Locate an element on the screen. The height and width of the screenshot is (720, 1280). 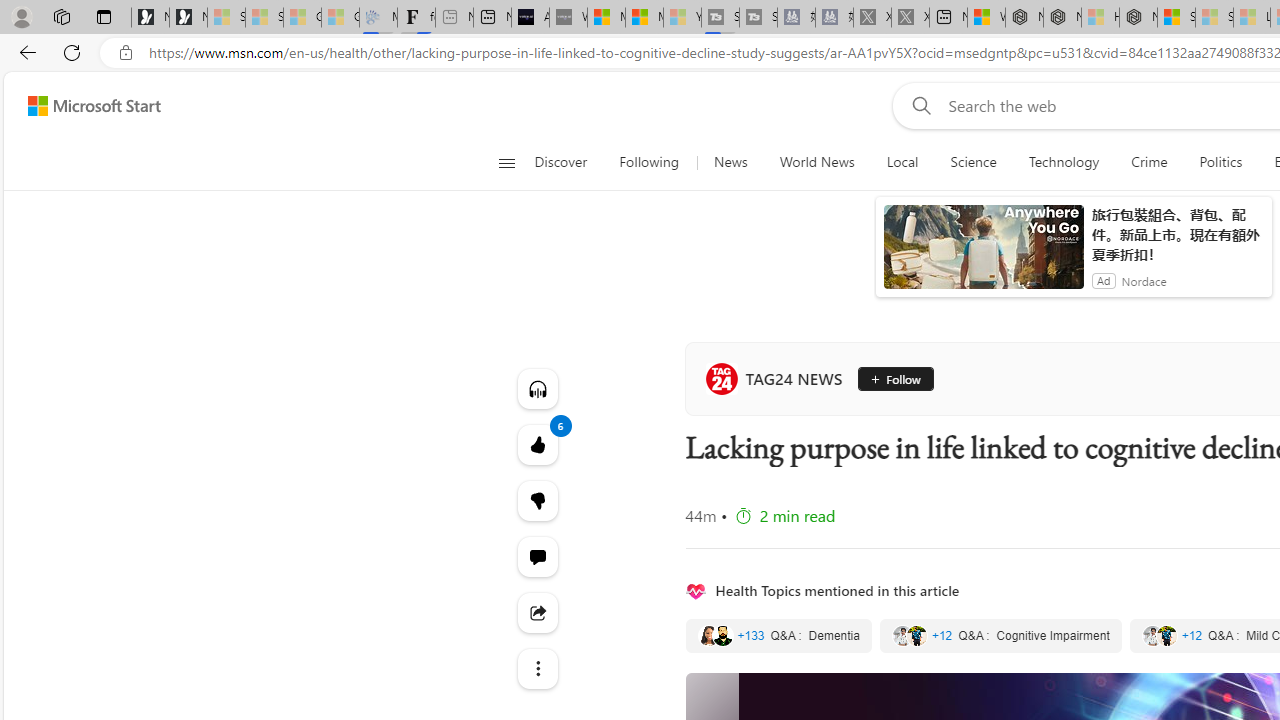
'Science' is located at coordinates (973, 162).